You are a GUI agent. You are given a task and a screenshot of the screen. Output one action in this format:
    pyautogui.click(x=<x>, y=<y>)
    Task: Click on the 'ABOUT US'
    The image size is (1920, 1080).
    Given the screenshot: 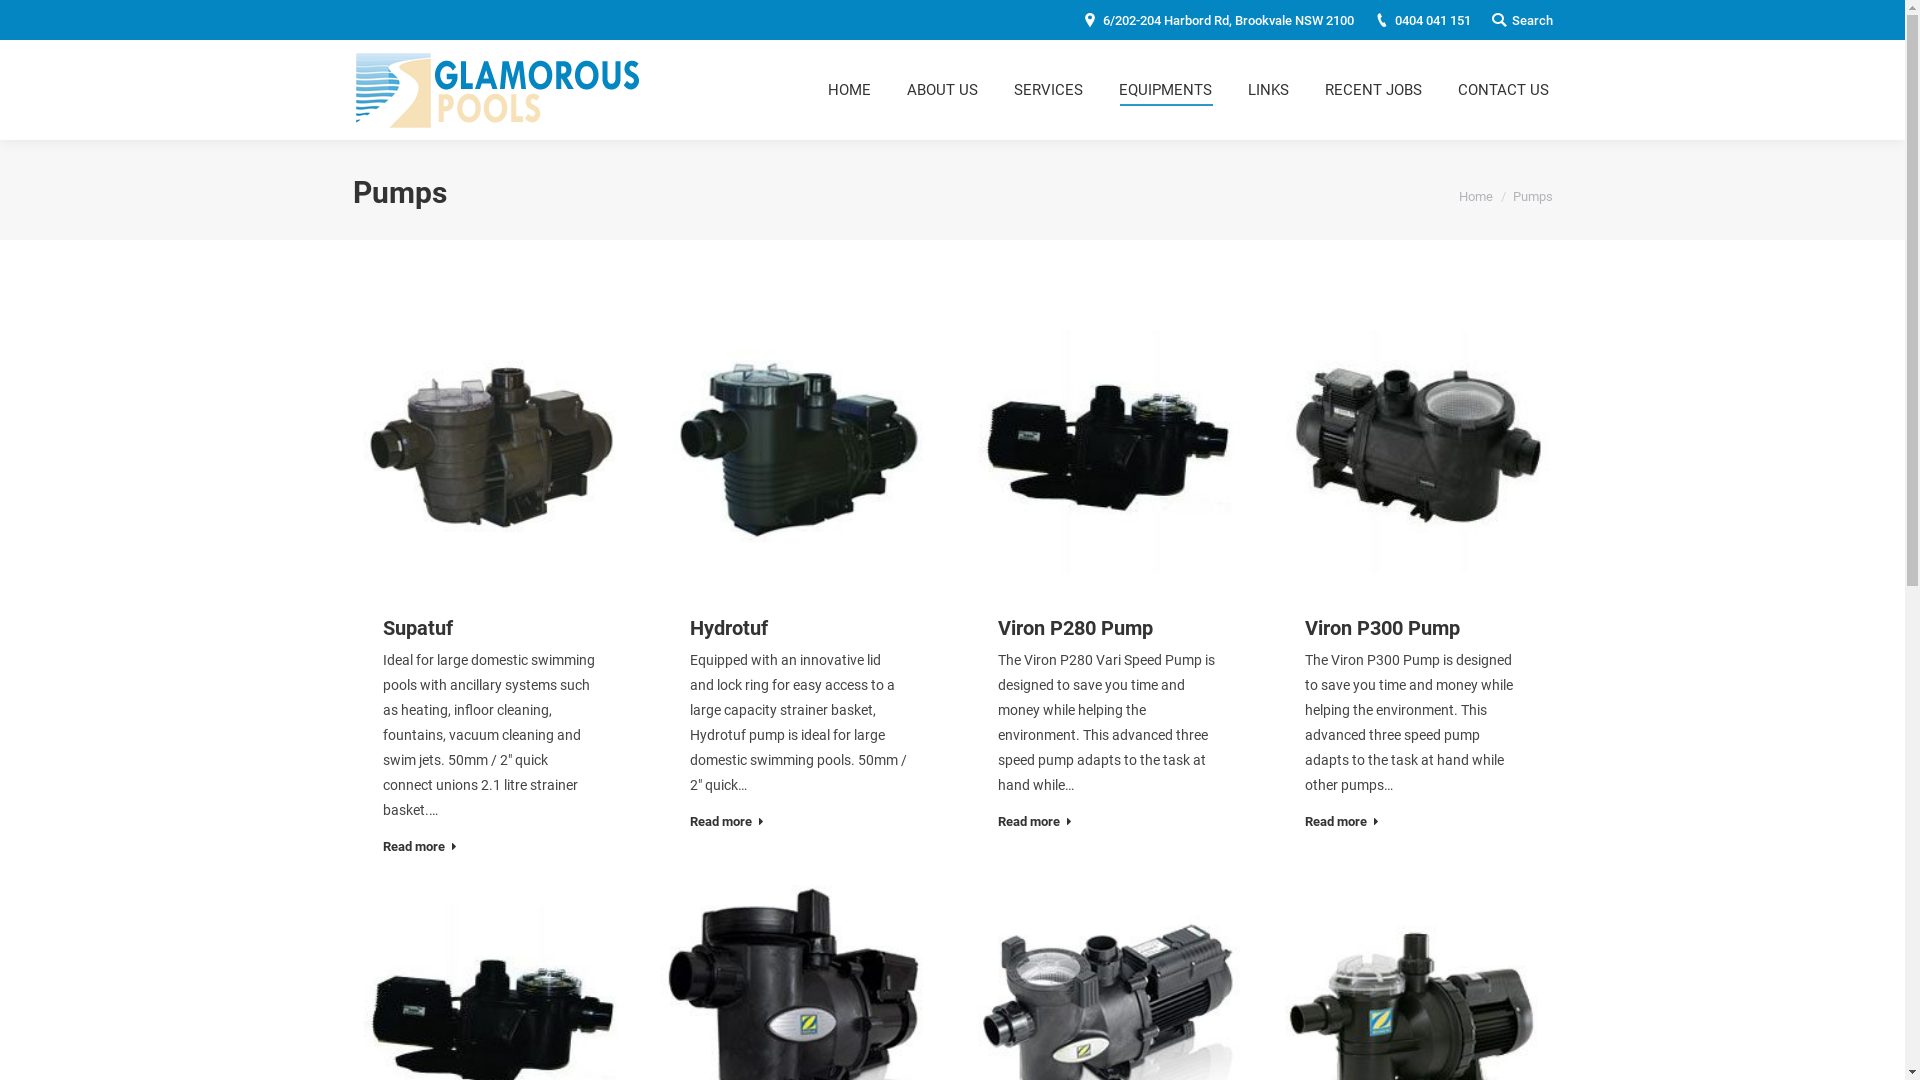 What is the action you would take?
    pyautogui.click(x=901, y=88)
    